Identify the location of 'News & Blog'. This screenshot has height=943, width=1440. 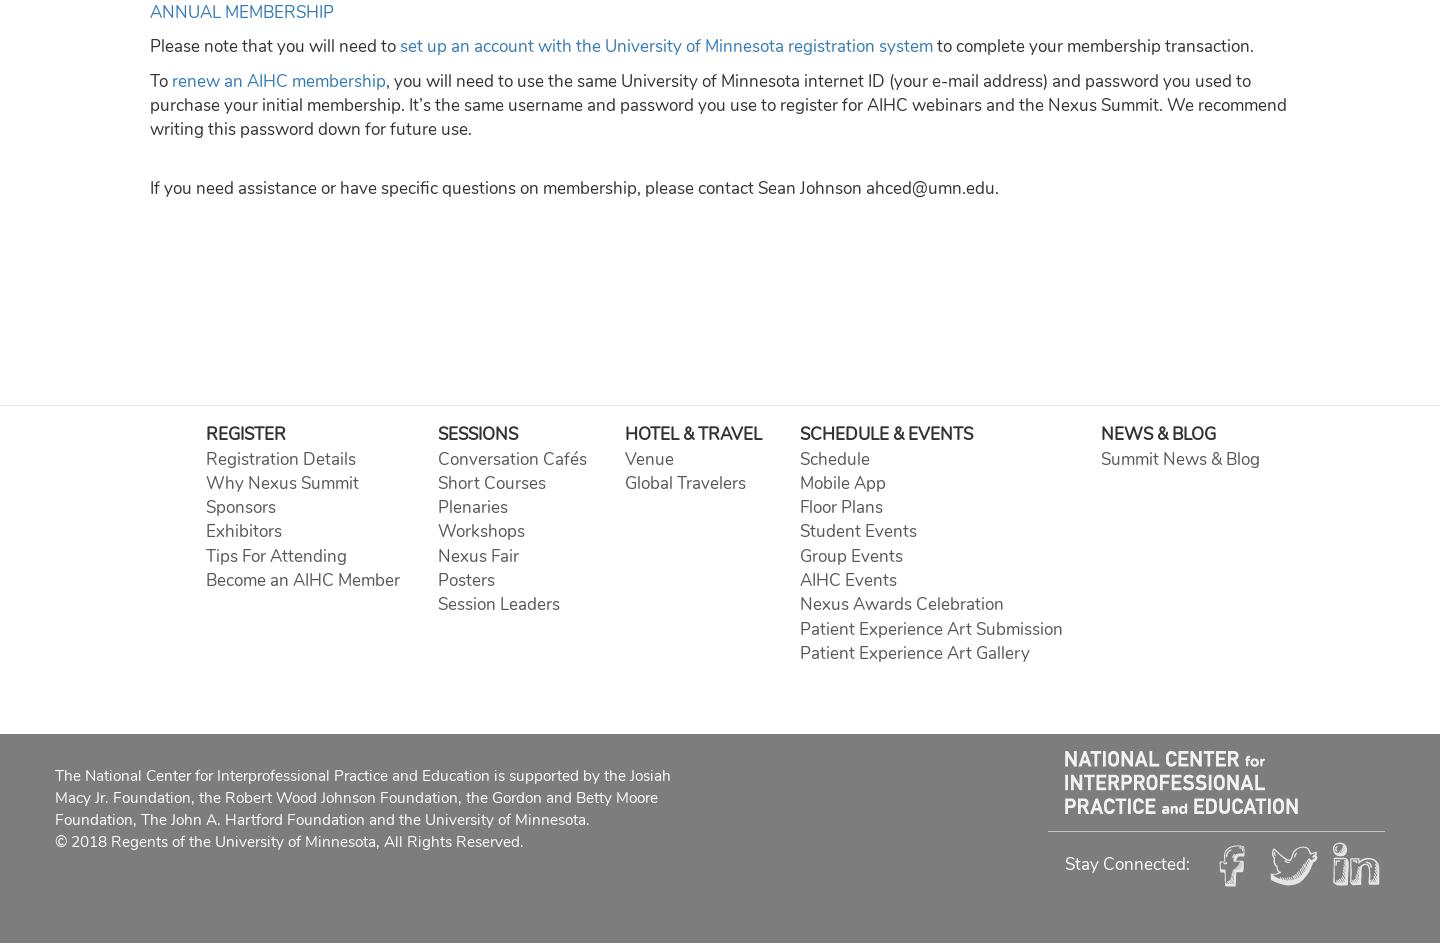
(1157, 434).